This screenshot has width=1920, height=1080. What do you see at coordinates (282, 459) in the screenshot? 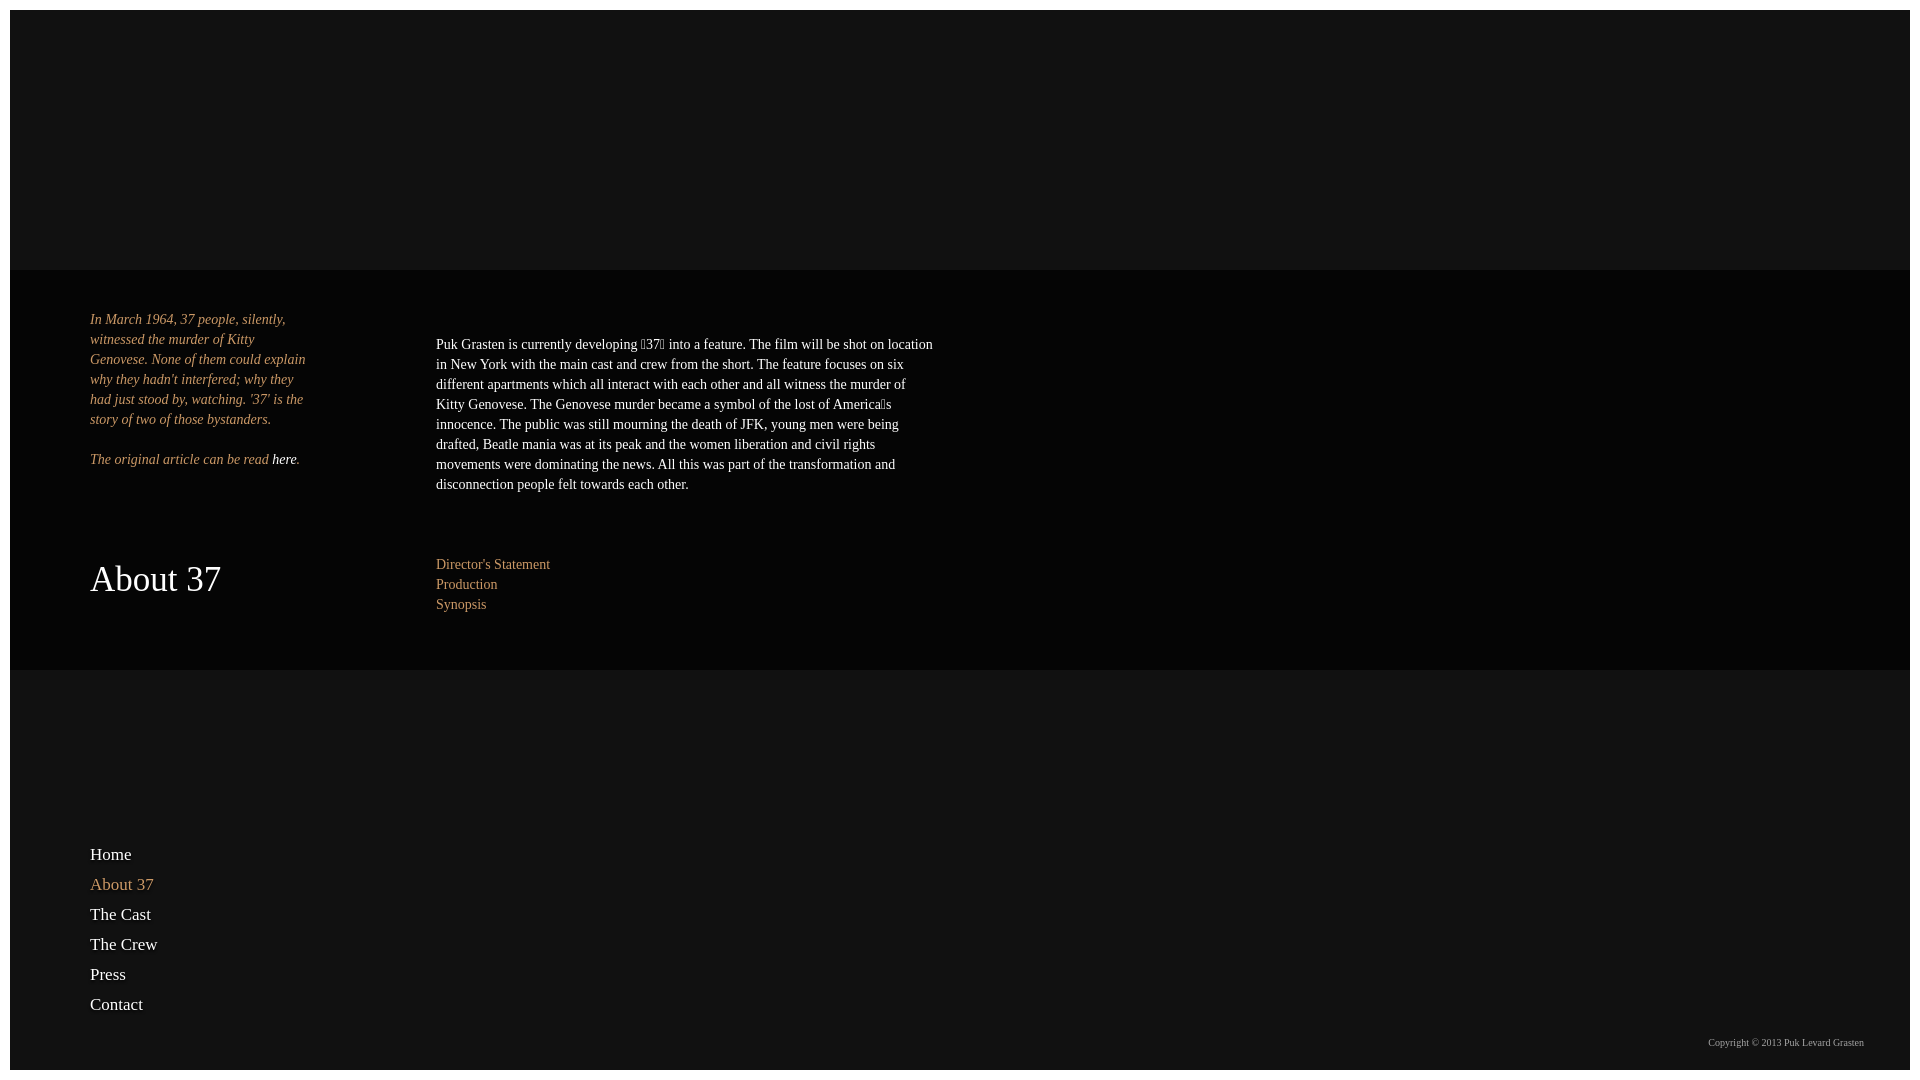
I see `'here'` at bounding box center [282, 459].